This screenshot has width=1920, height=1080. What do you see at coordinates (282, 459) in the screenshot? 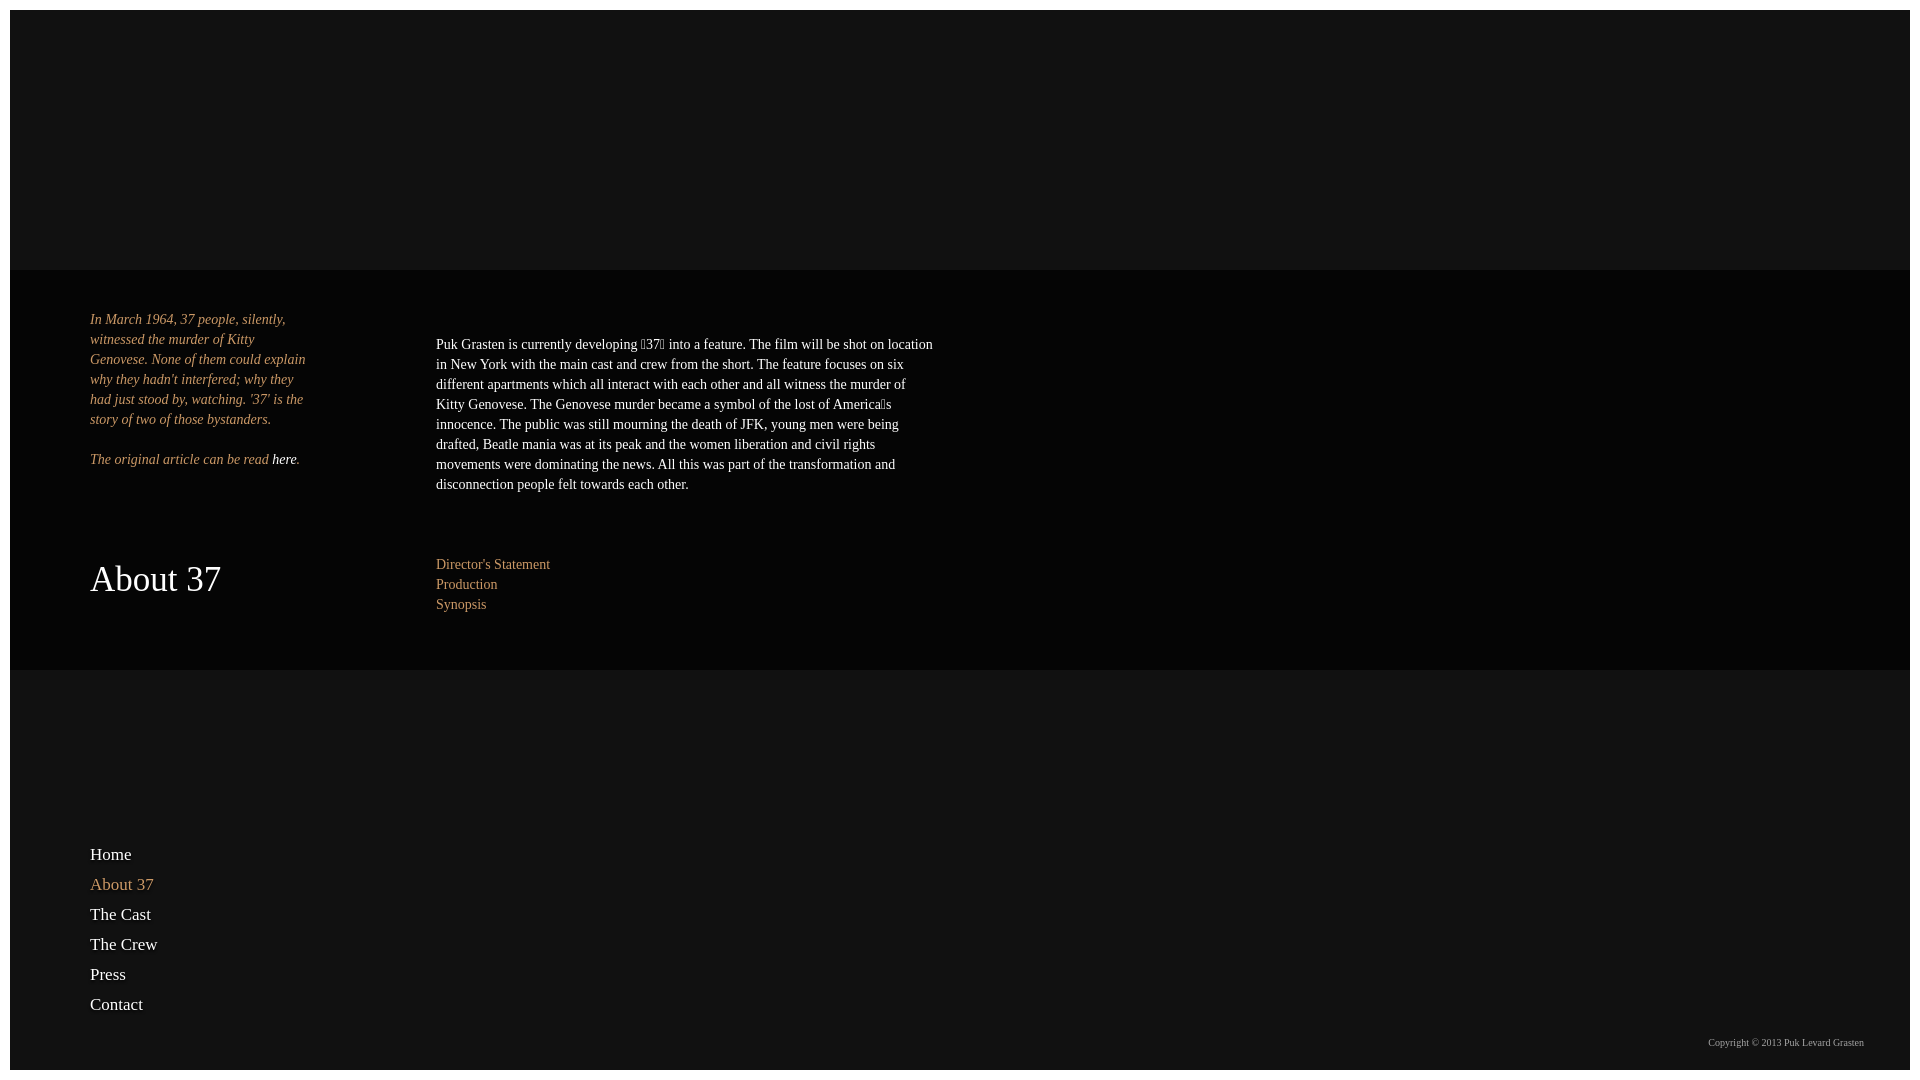
I see `'here'` at bounding box center [282, 459].